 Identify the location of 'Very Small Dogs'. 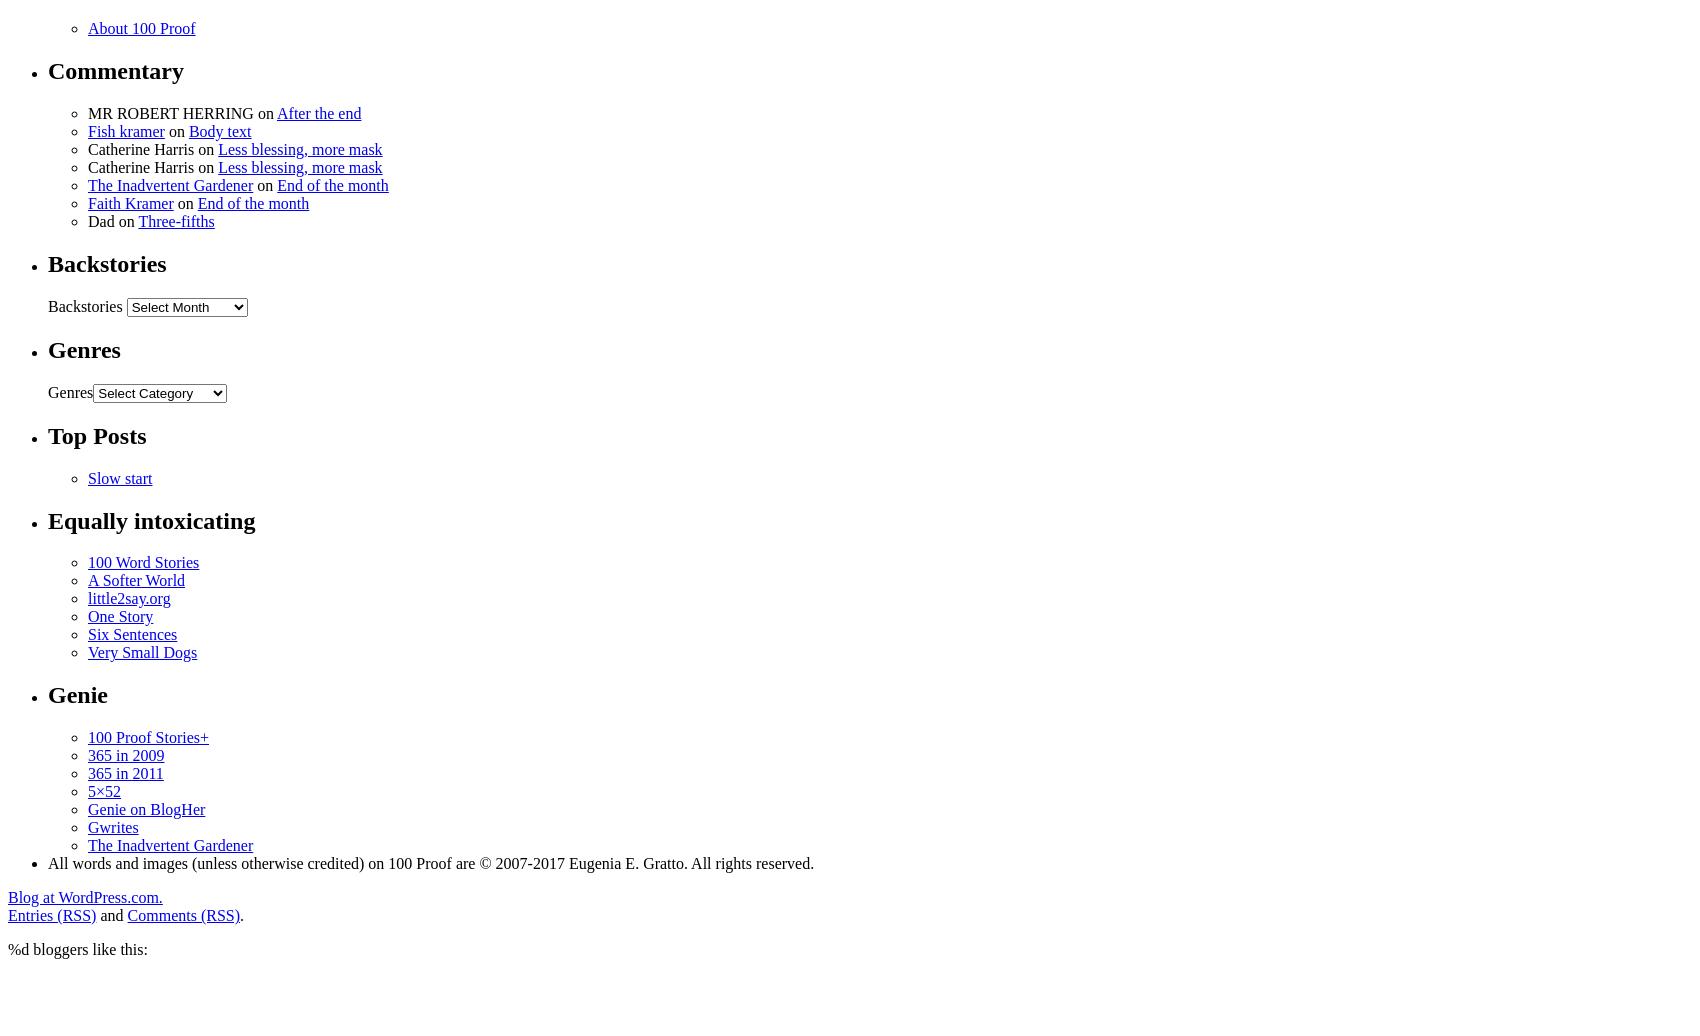
(141, 652).